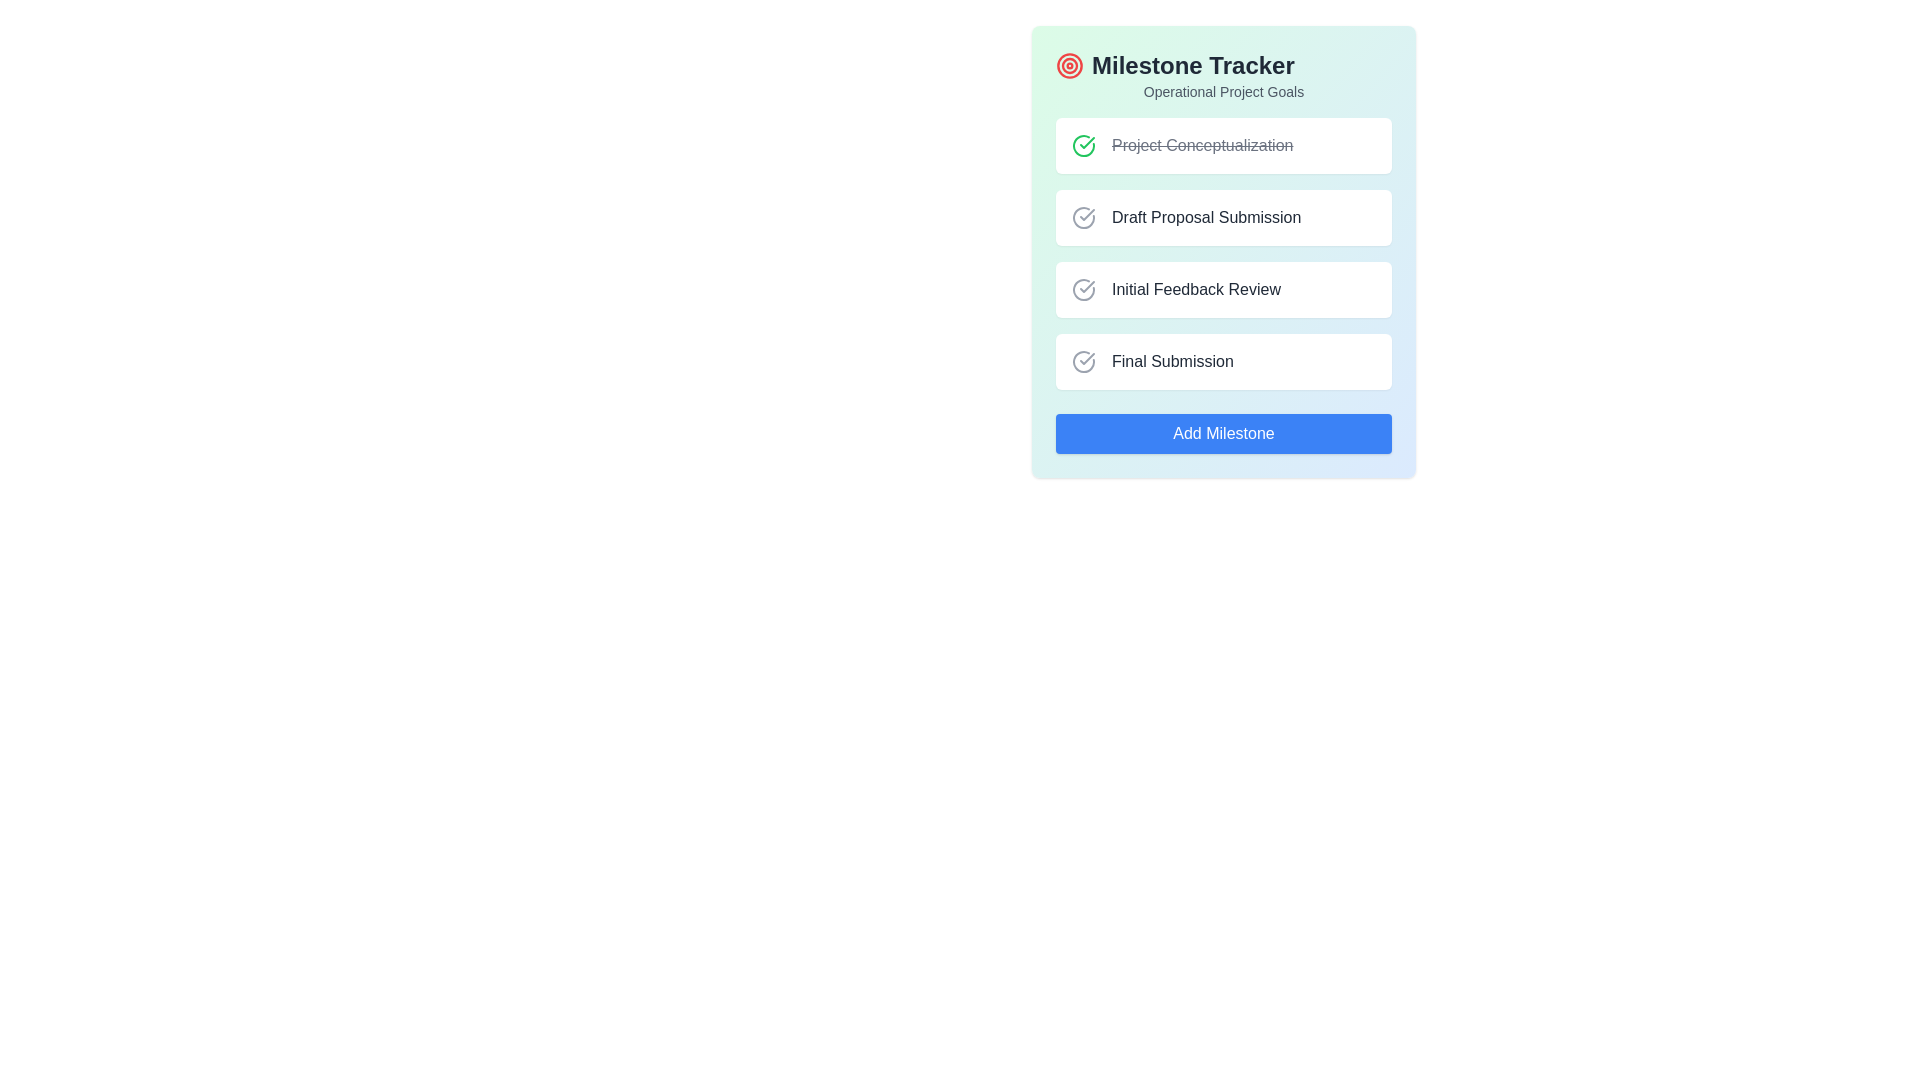 The width and height of the screenshot is (1920, 1080). I want to click on the circular graphic icon with an outer stroke and inner checkmark, located to the left of the 'Final Submission' text in the milestone completion indicator, so click(1083, 362).